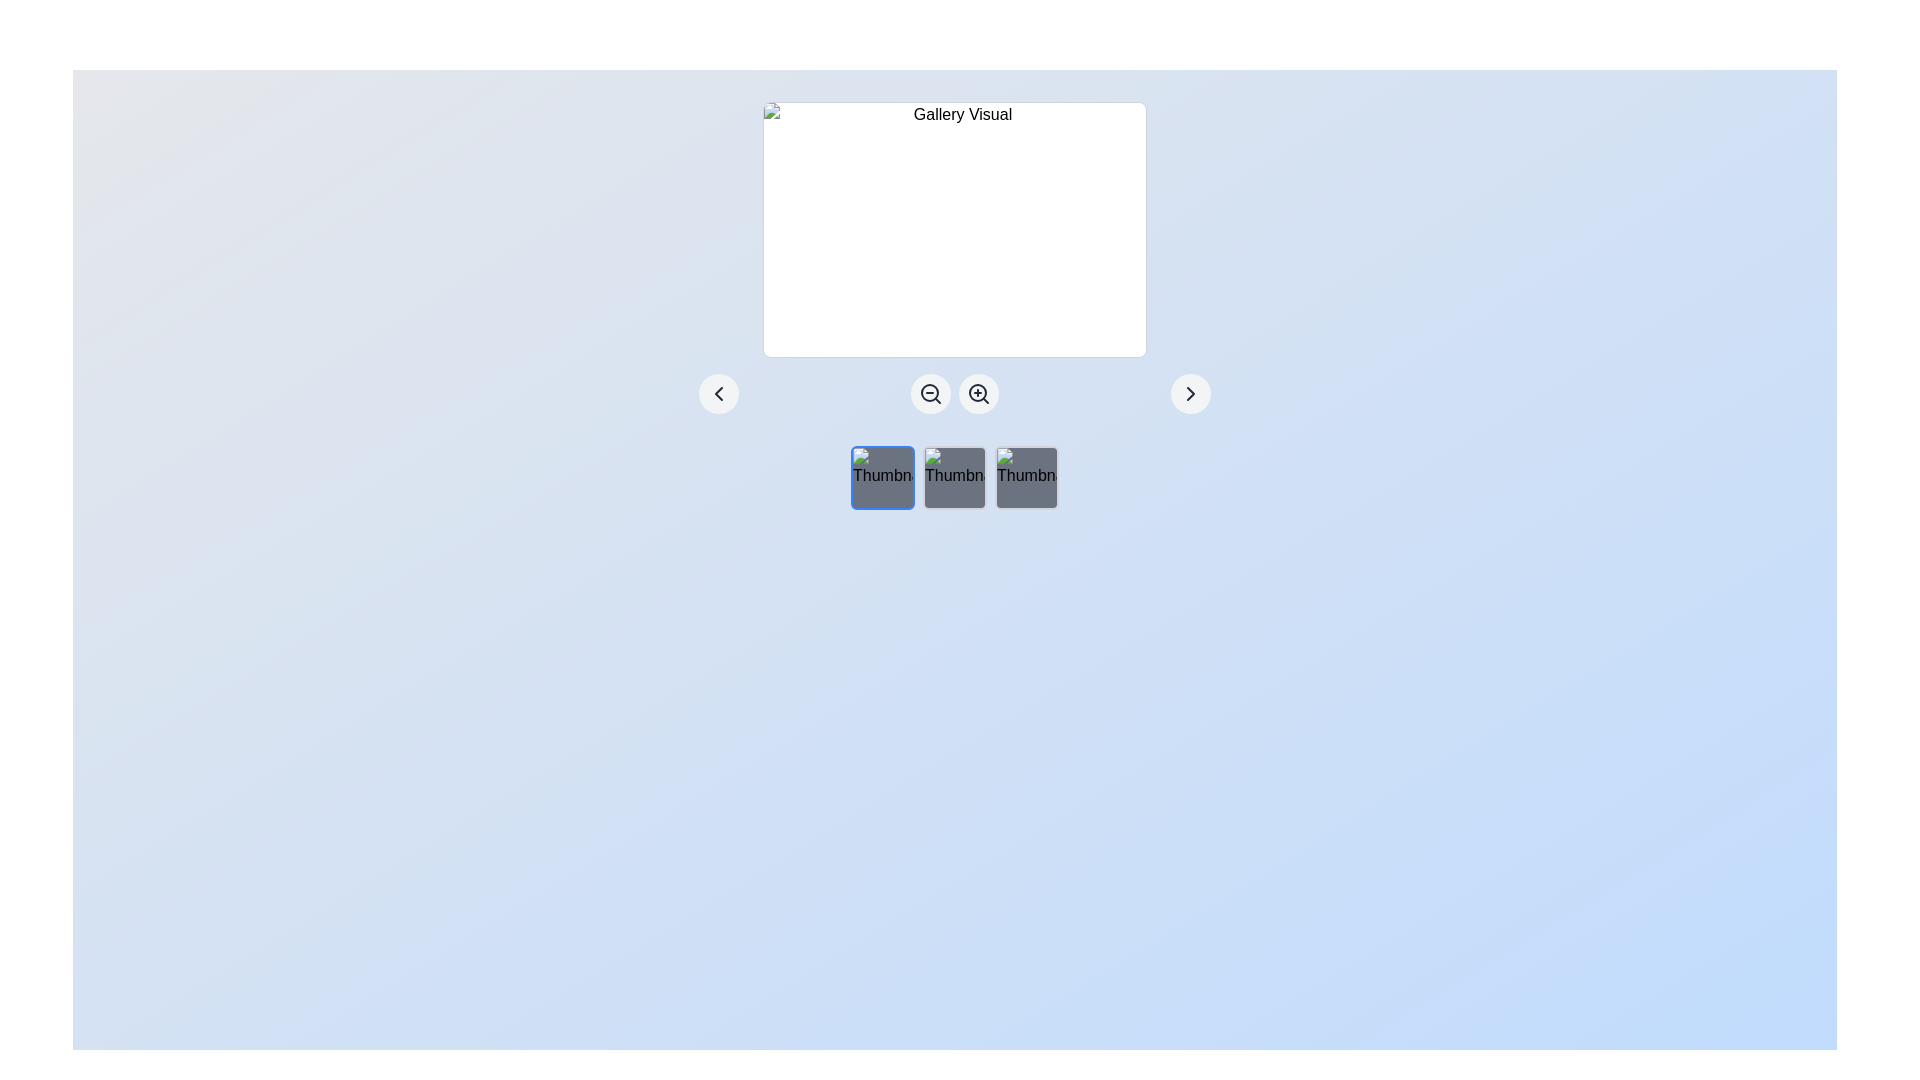  Describe the element at coordinates (719, 393) in the screenshot. I see `the left navigation icon within the circular button located in the bottom-left corner of the gallery section` at that location.